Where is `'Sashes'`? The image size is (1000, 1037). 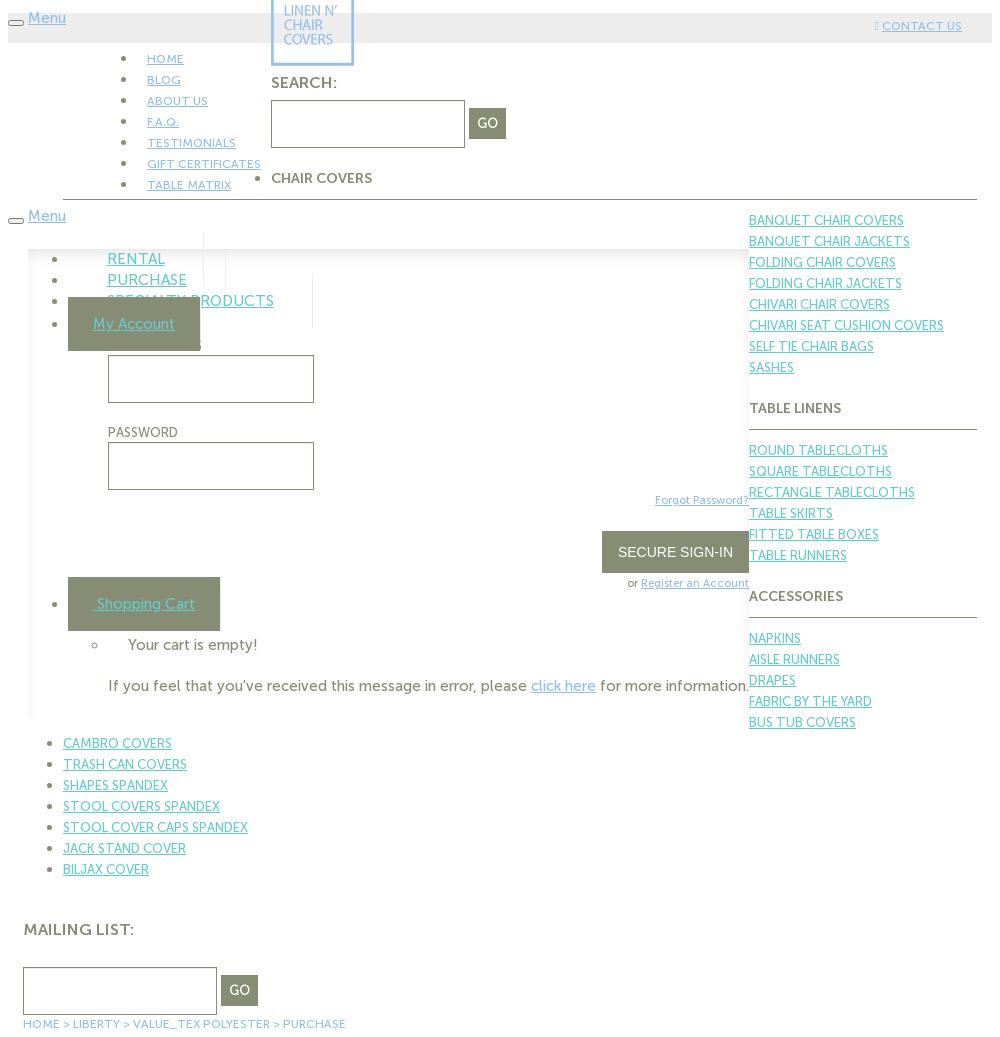
'Sashes' is located at coordinates (748, 366).